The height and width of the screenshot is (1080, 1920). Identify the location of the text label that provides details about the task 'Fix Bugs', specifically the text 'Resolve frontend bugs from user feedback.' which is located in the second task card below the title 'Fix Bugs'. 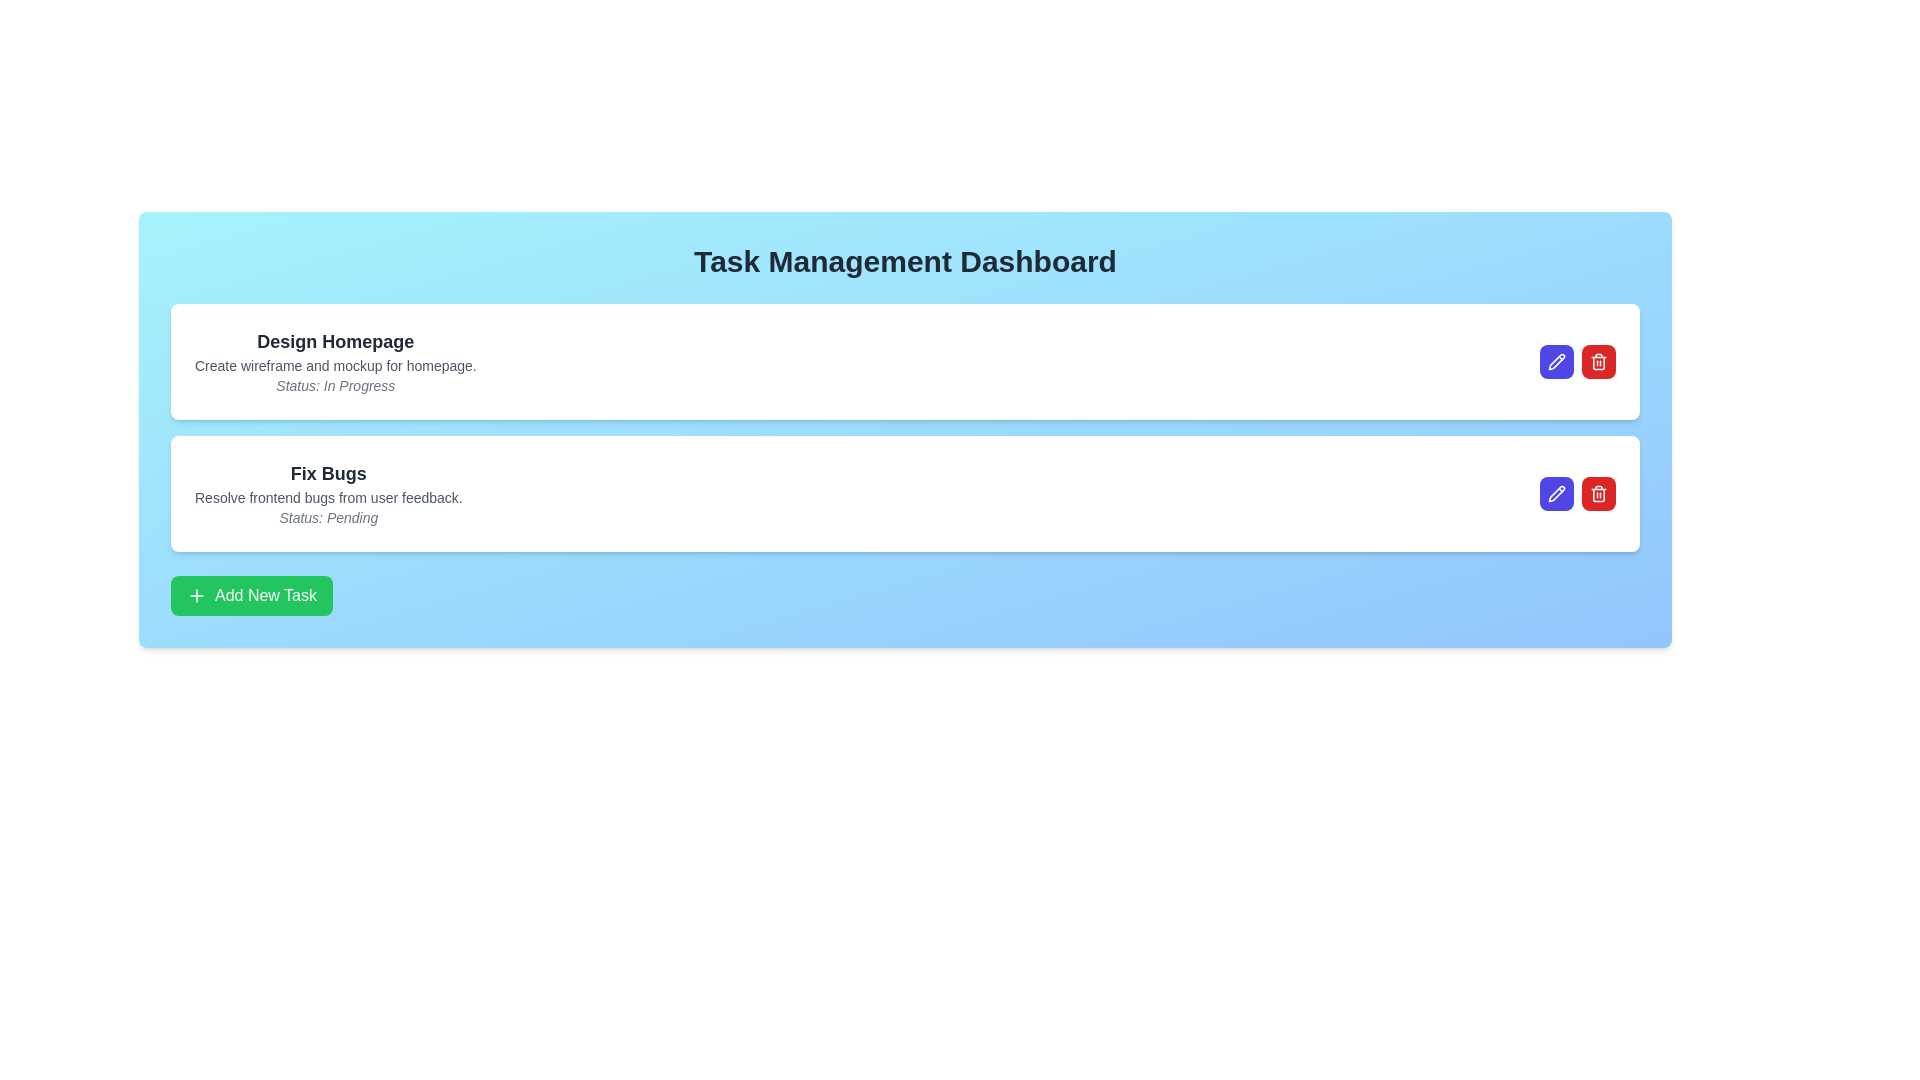
(328, 496).